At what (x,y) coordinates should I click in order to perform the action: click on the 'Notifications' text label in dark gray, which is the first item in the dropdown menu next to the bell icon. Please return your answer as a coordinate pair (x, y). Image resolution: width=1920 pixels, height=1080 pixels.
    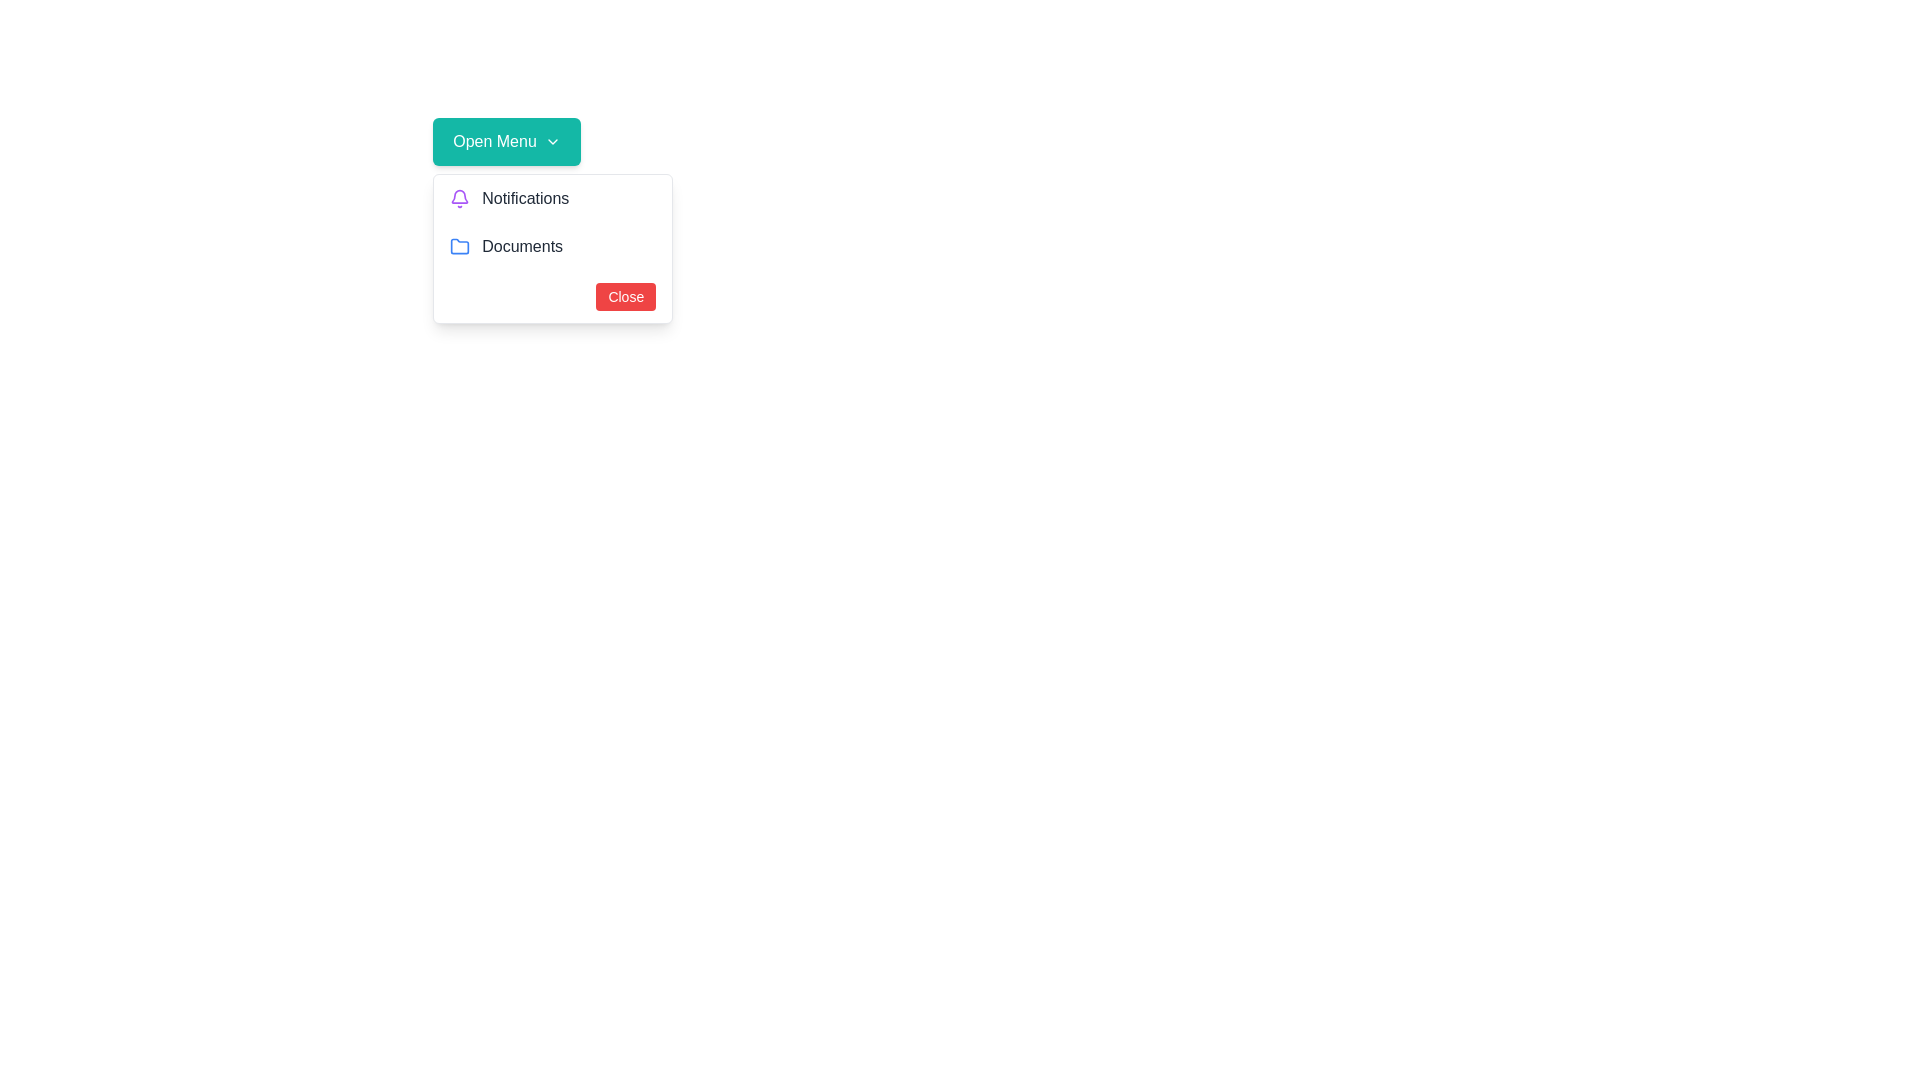
    Looking at the image, I should click on (525, 199).